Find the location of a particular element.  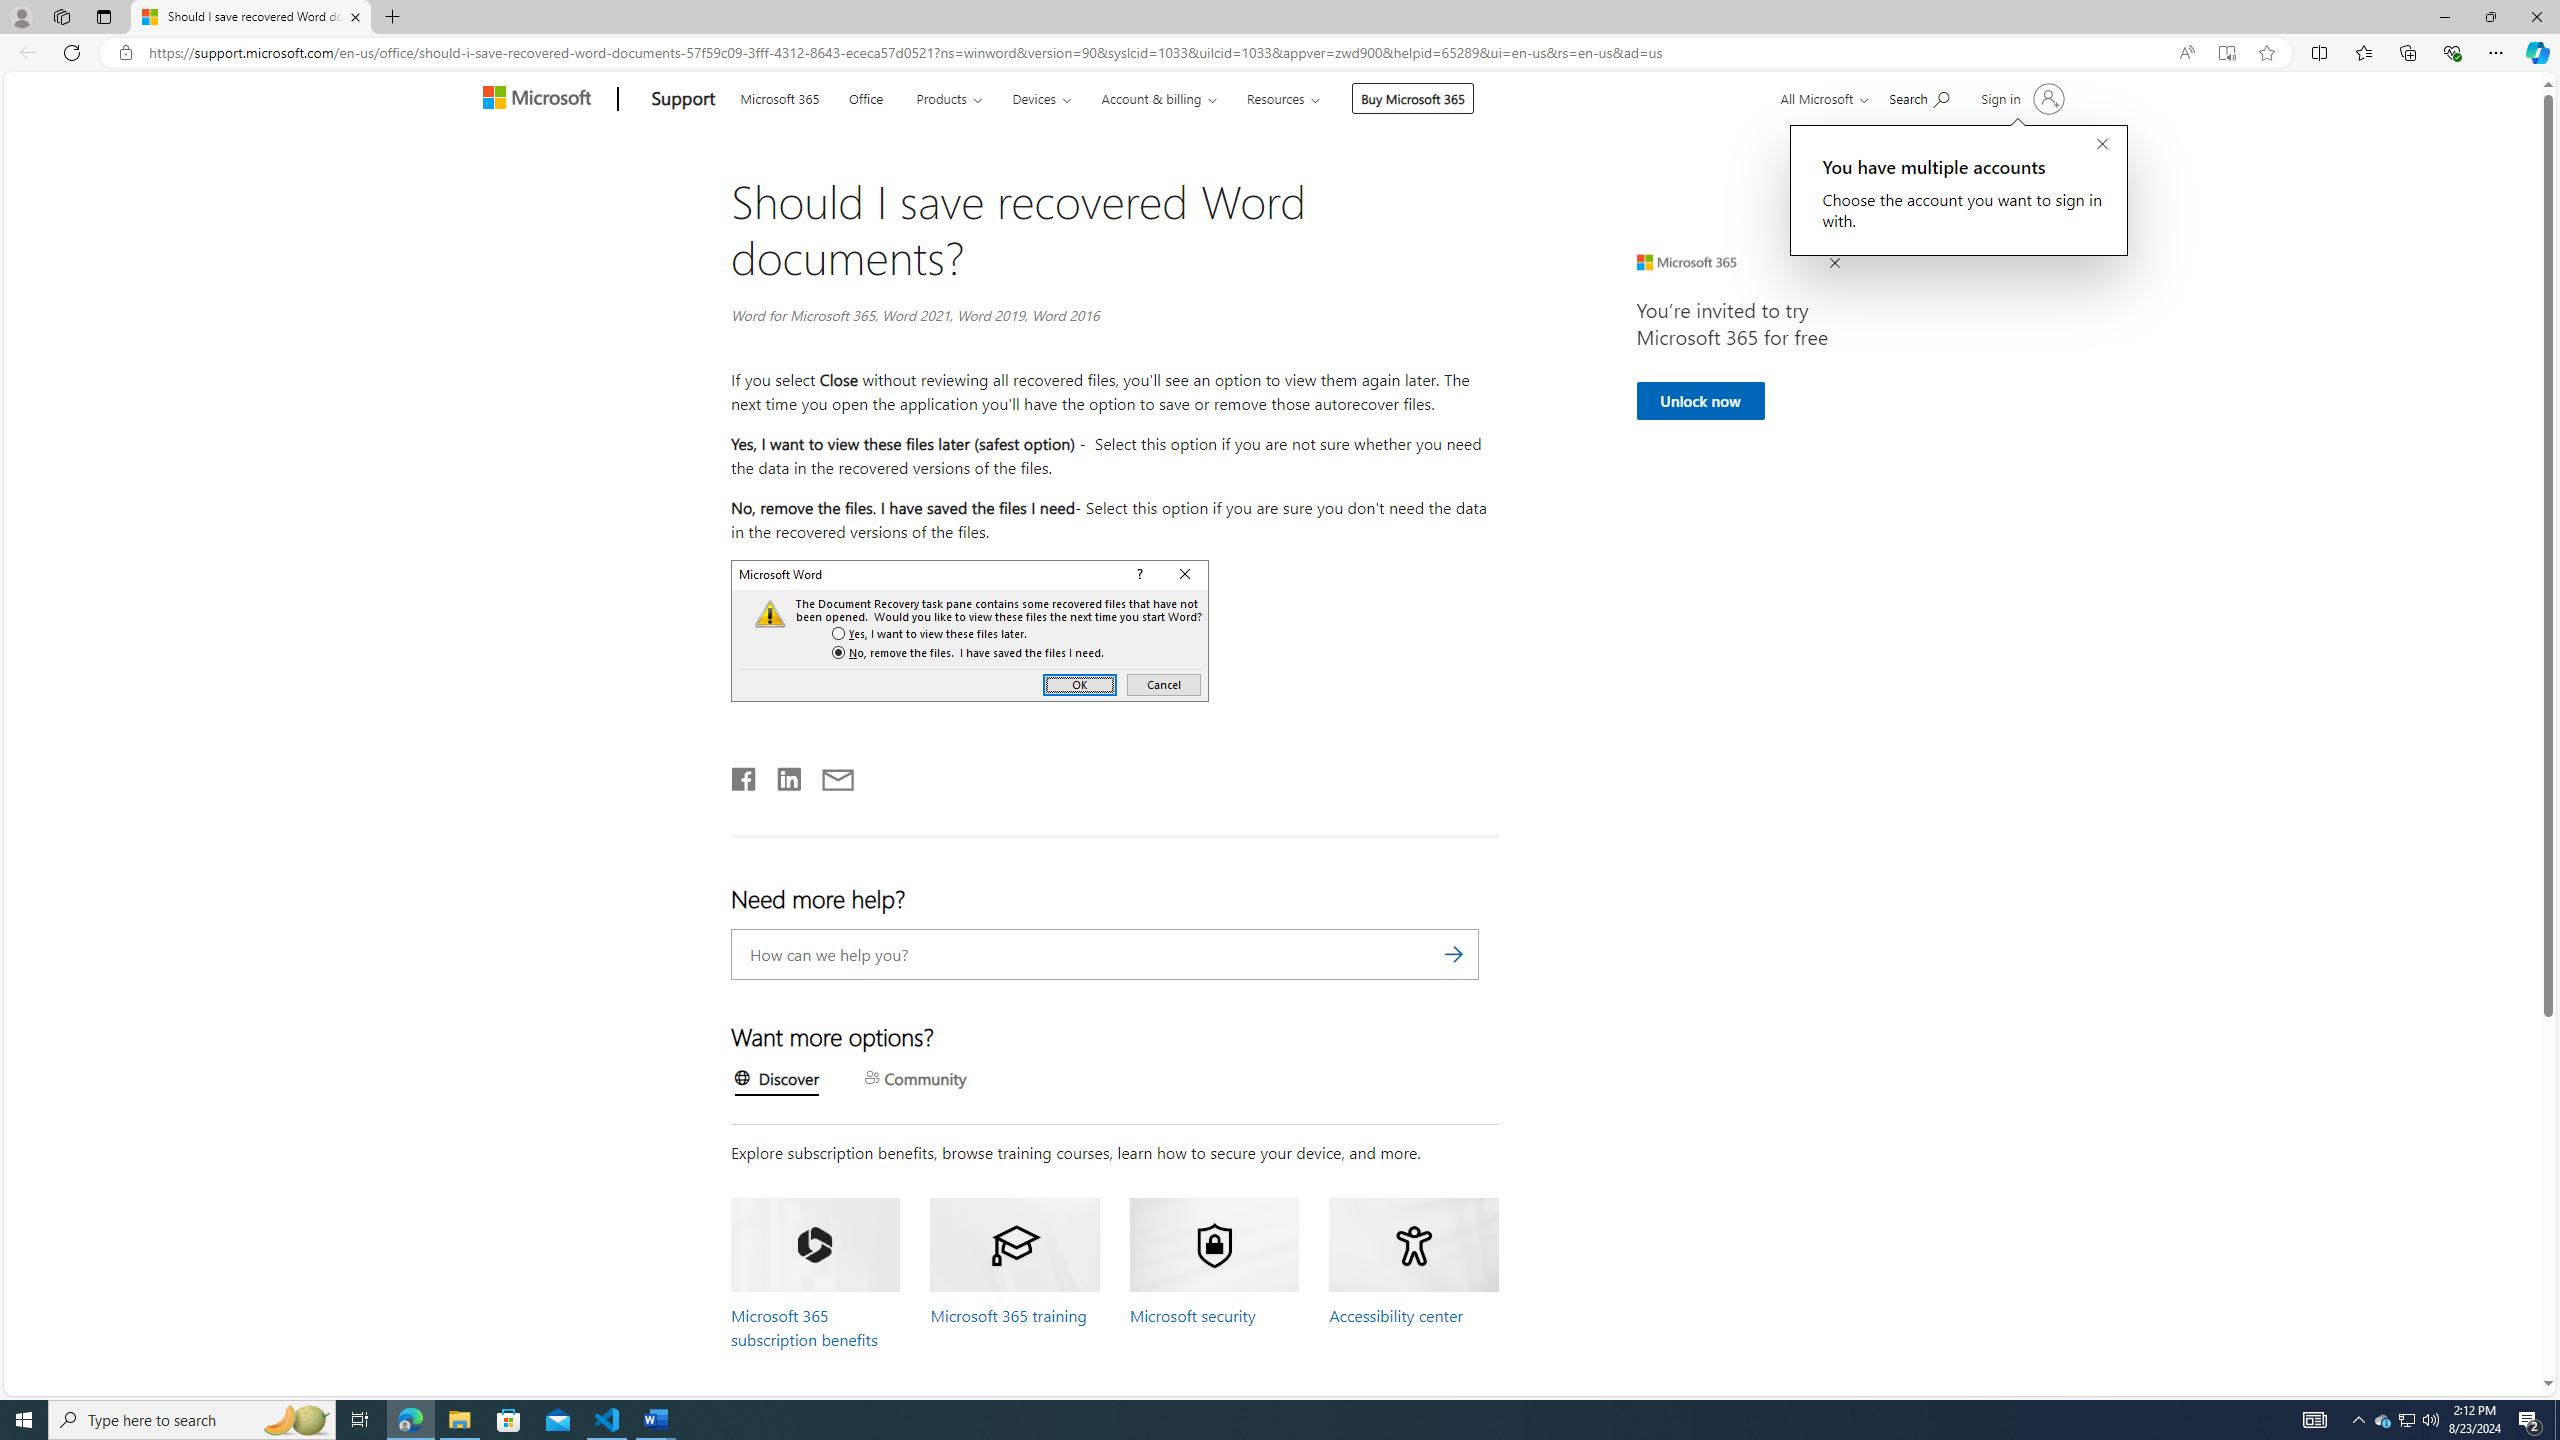

'Personal Profile' is located at coordinates (20, 16).